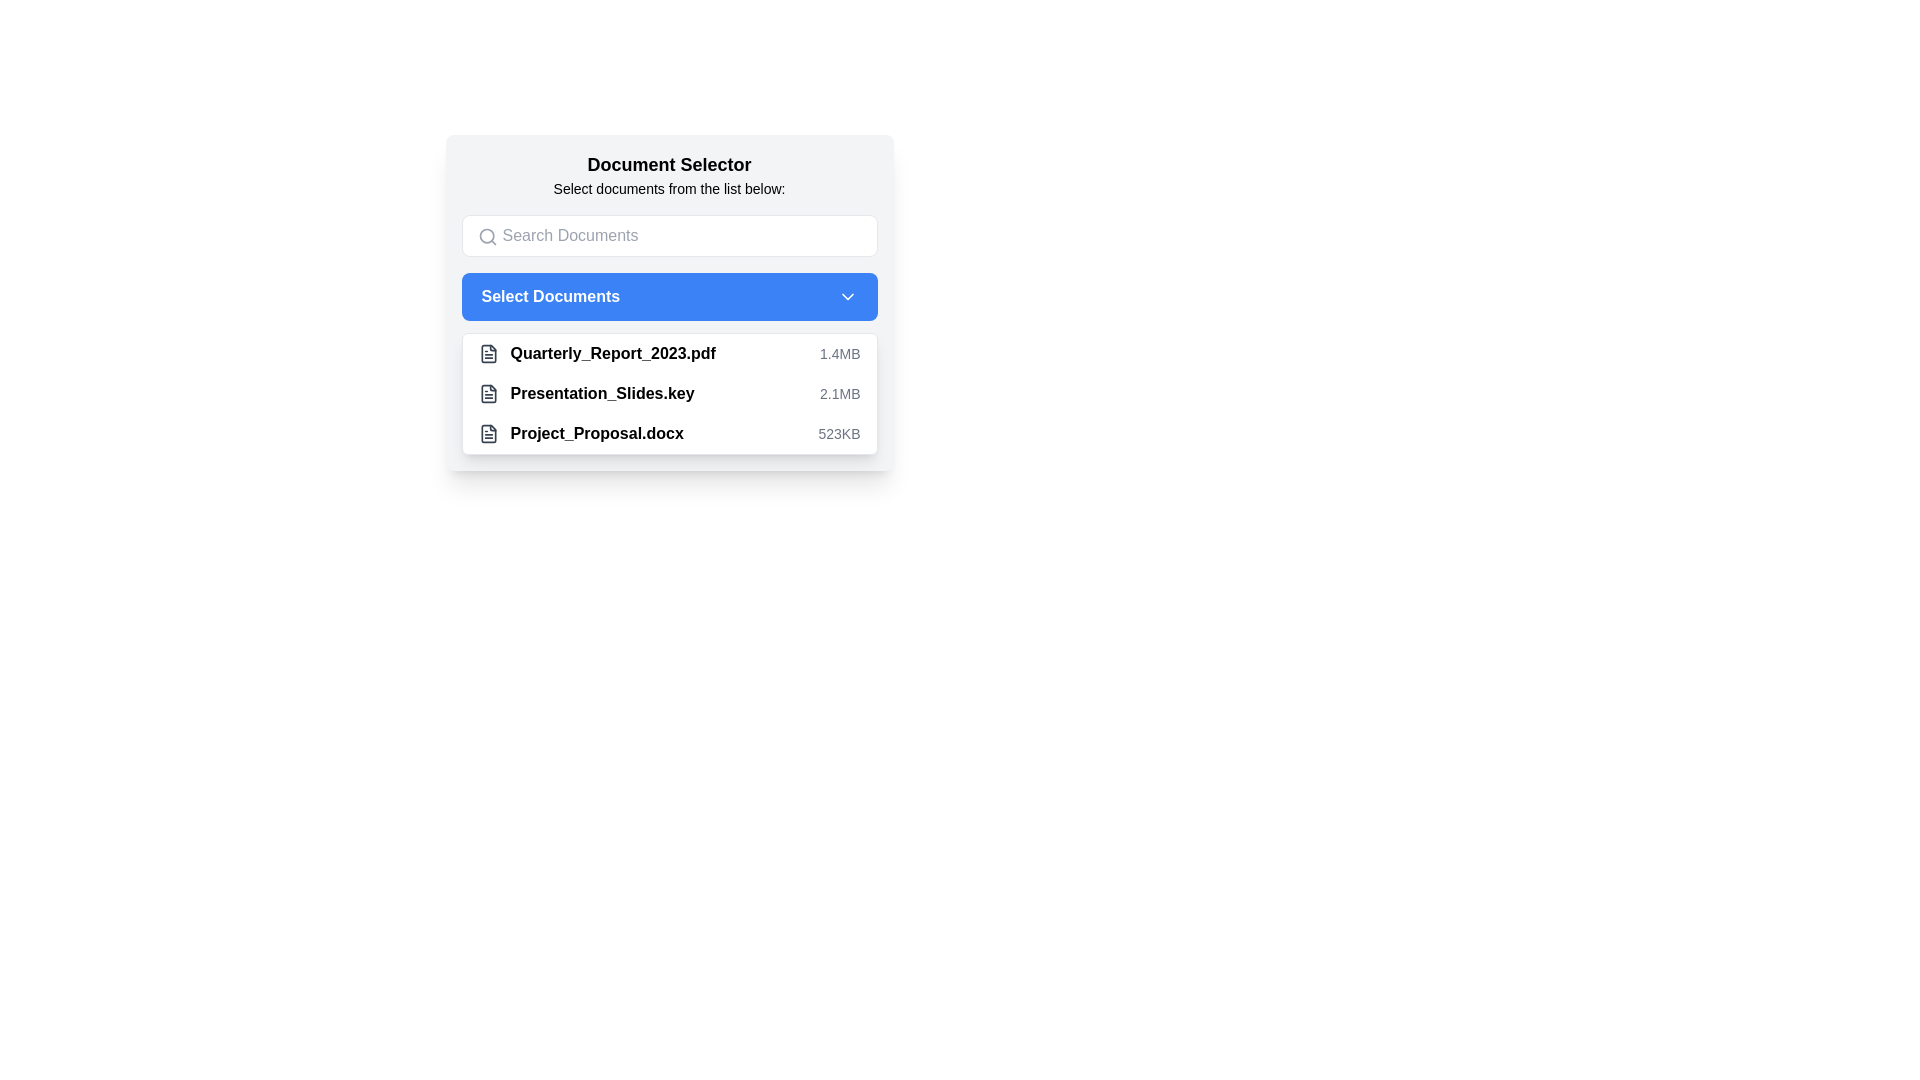 The image size is (1920, 1080). I want to click on the search icon located inside the search bar, which signifies the search functionality for the input field, so click(487, 235).